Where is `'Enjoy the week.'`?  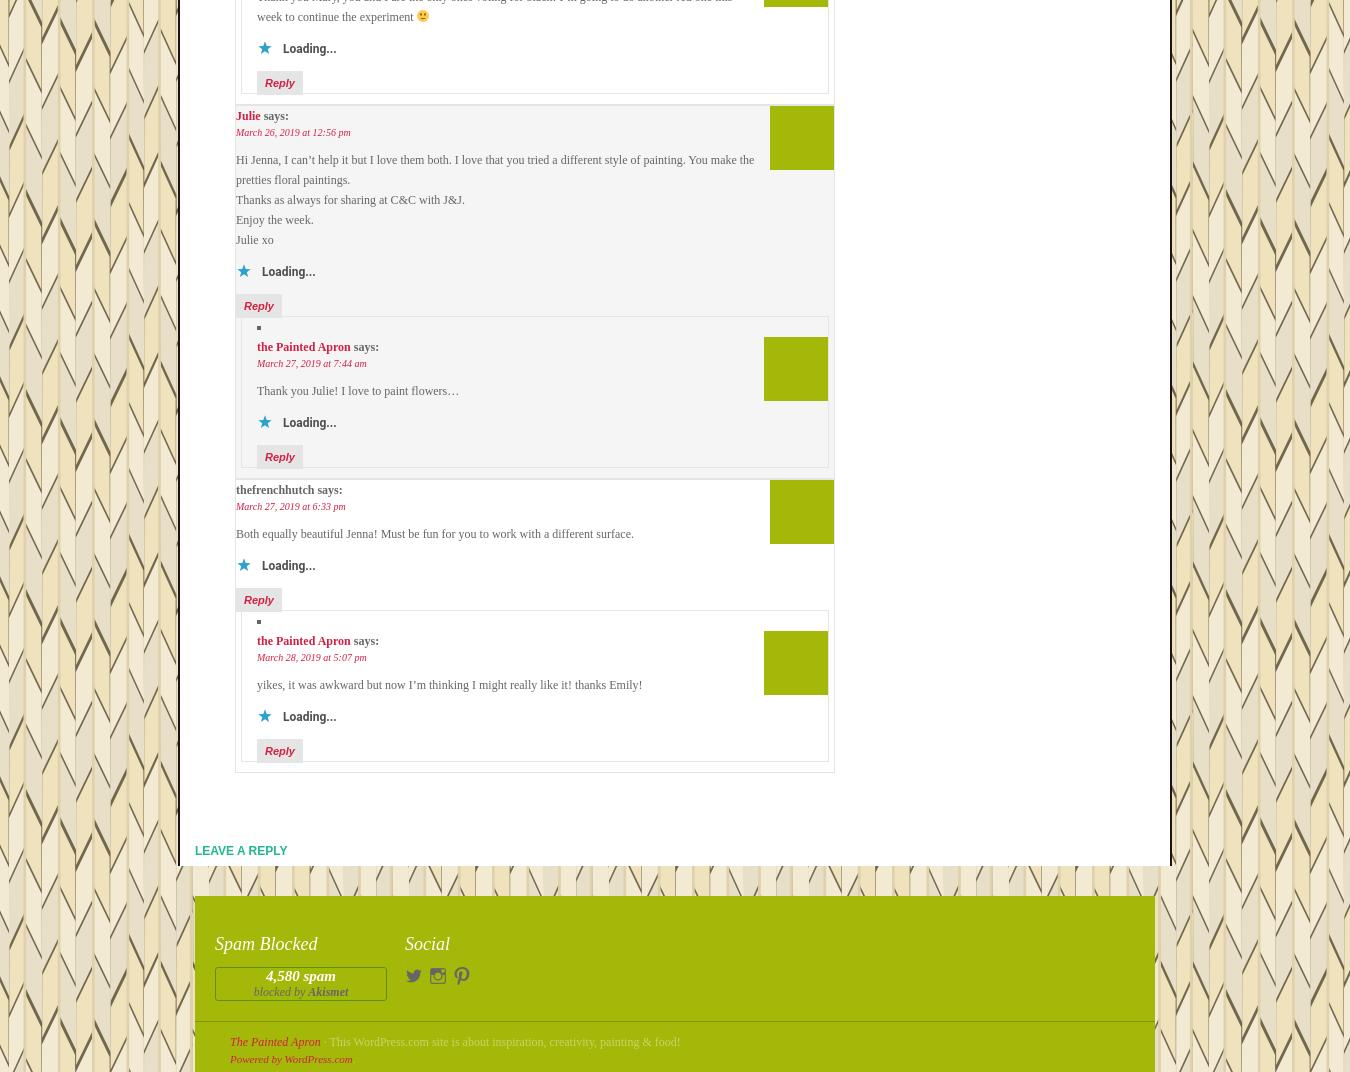
'Enjoy the week.' is located at coordinates (273, 219).